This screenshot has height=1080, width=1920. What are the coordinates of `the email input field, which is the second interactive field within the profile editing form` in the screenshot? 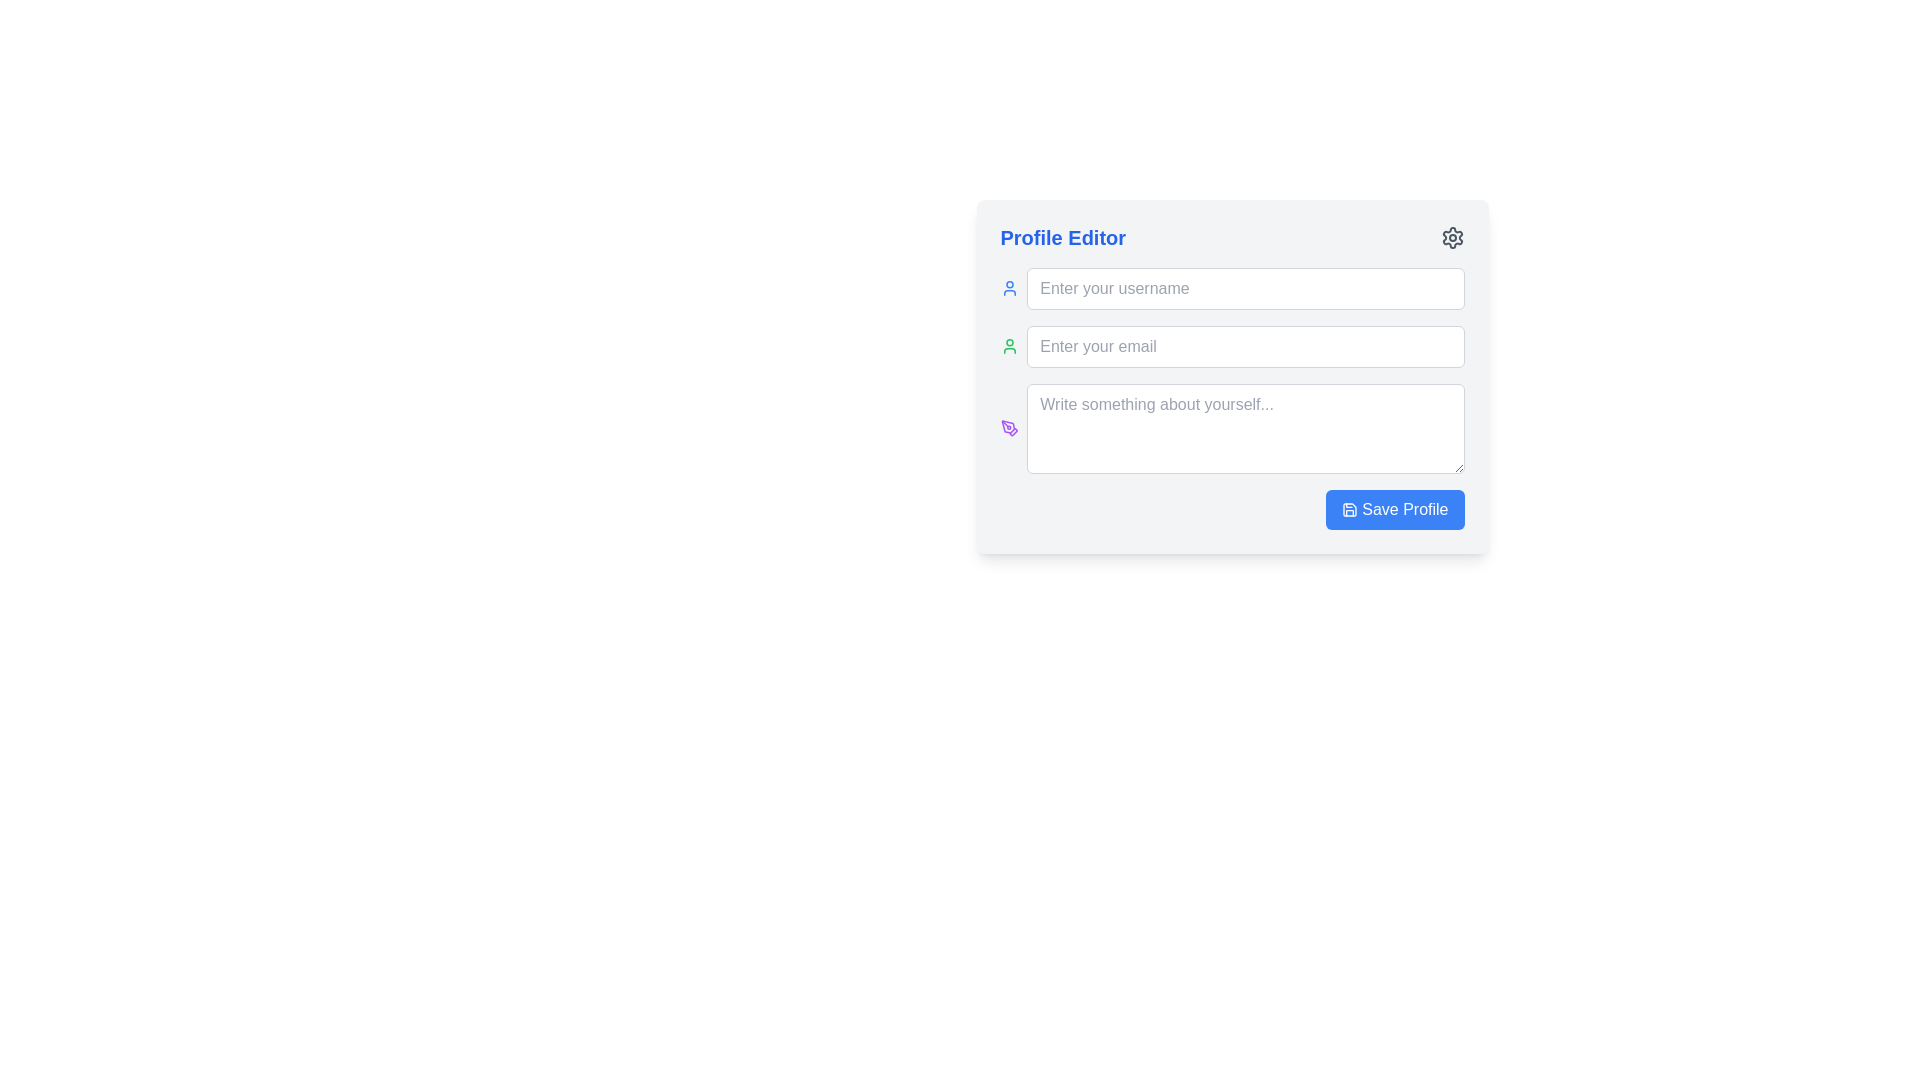 It's located at (1231, 346).